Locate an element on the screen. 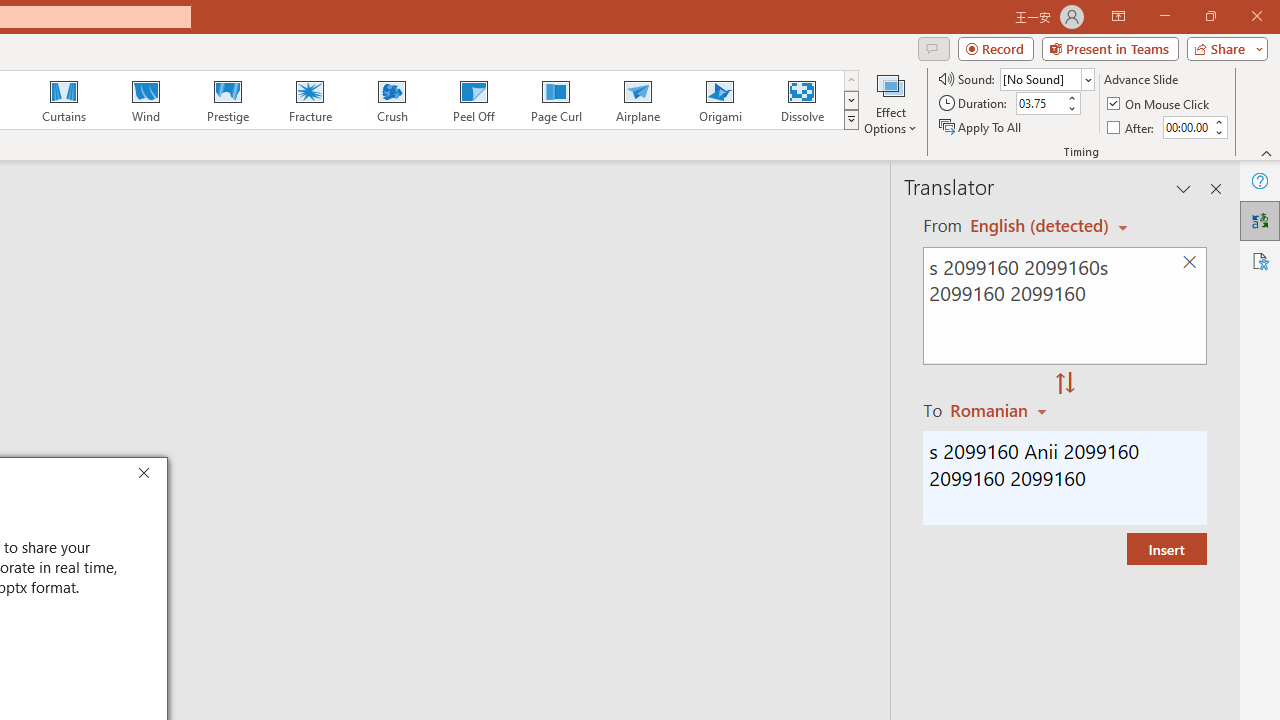 Image resolution: width=1280 pixels, height=720 pixels. 'Wind' is located at coordinates (144, 100).